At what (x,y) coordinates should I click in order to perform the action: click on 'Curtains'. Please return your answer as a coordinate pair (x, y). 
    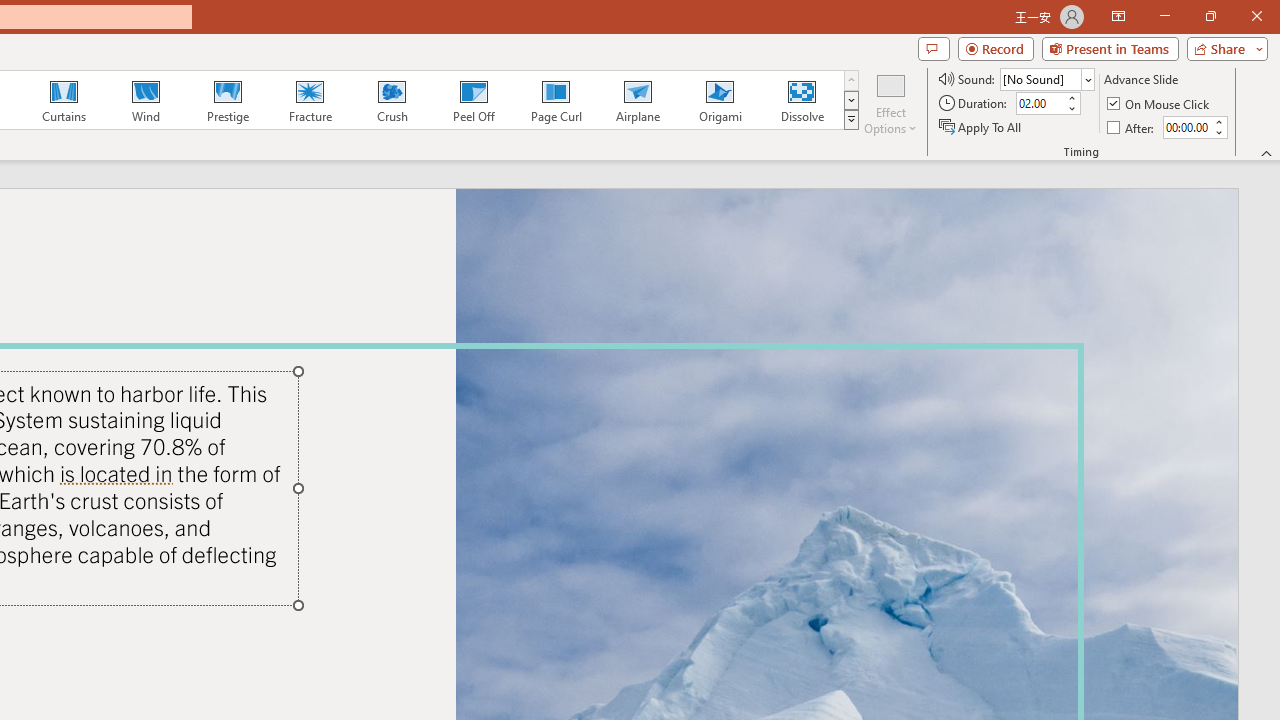
    Looking at the image, I should click on (64, 100).